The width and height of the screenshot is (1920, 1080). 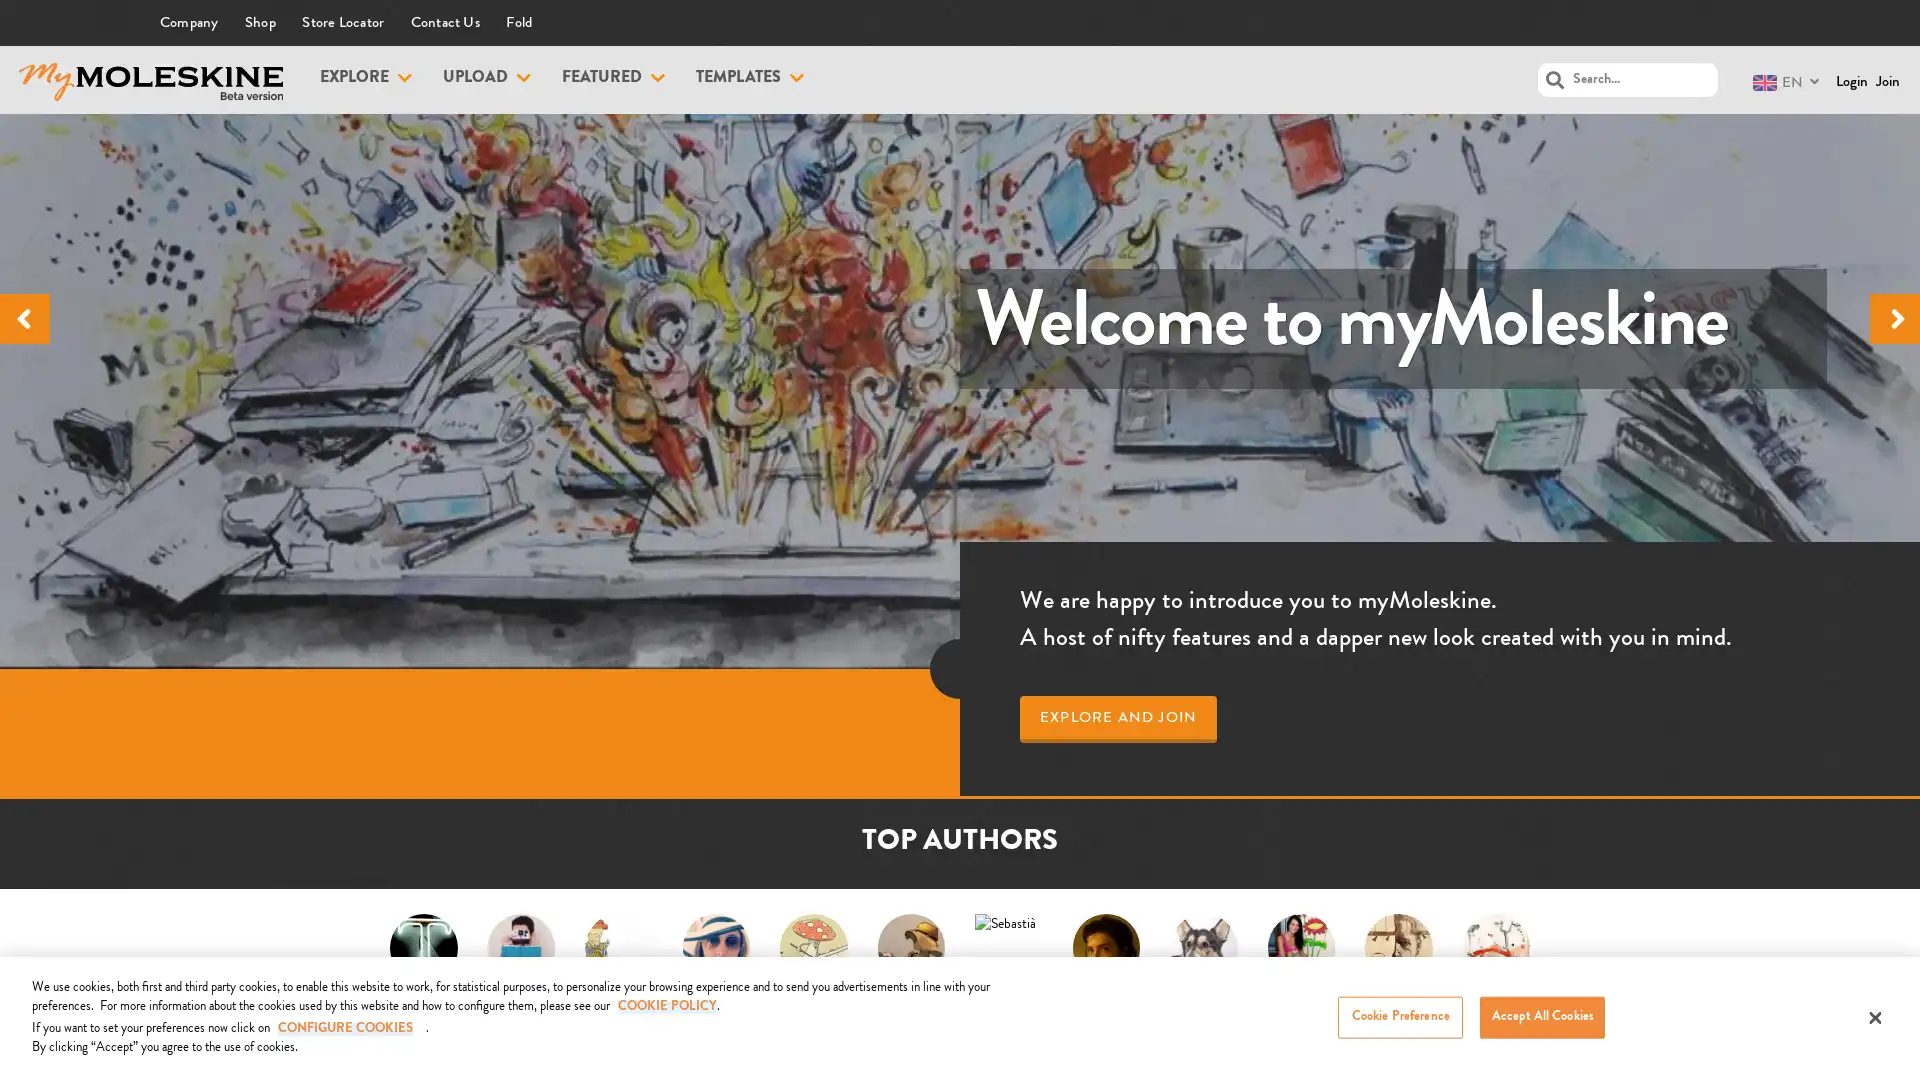 What do you see at coordinates (1541, 1017) in the screenshot?
I see `Accept All Cookies` at bounding box center [1541, 1017].